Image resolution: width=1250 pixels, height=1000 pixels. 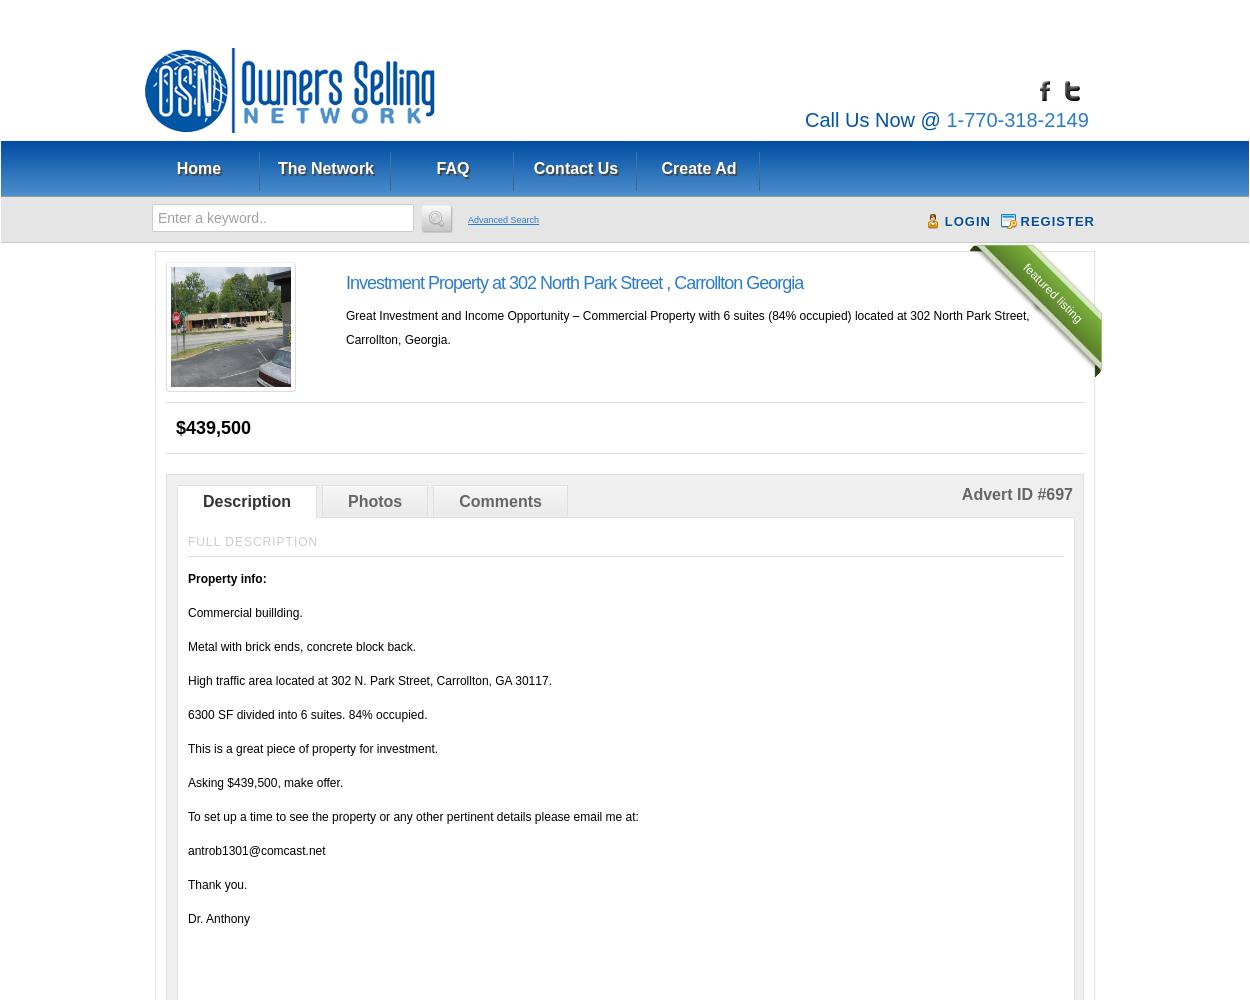 I want to click on '$439,500', so click(x=176, y=428).